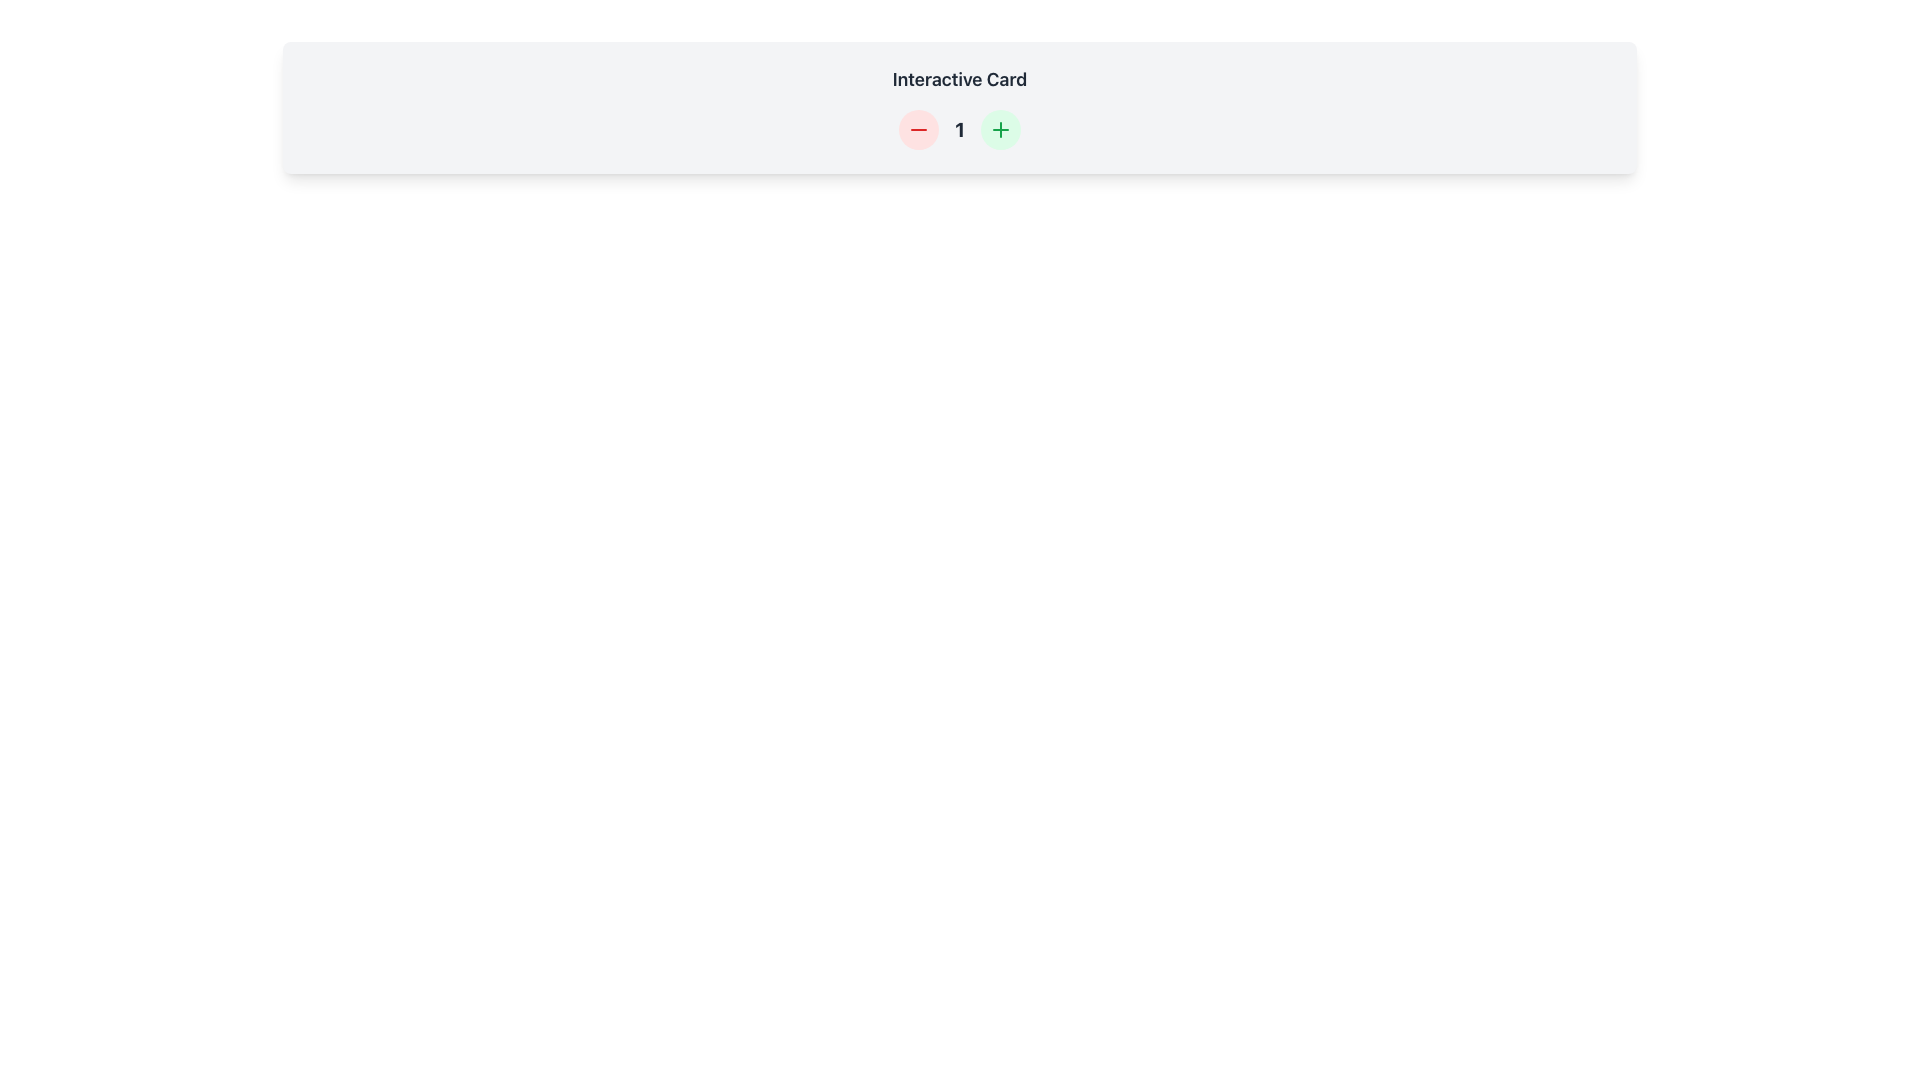 This screenshot has height=1080, width=1920. I want to click on the value indicator text label located centrally between the increment and decrement circular buttons in the 'Interactive Card' group, so click(960, 130).